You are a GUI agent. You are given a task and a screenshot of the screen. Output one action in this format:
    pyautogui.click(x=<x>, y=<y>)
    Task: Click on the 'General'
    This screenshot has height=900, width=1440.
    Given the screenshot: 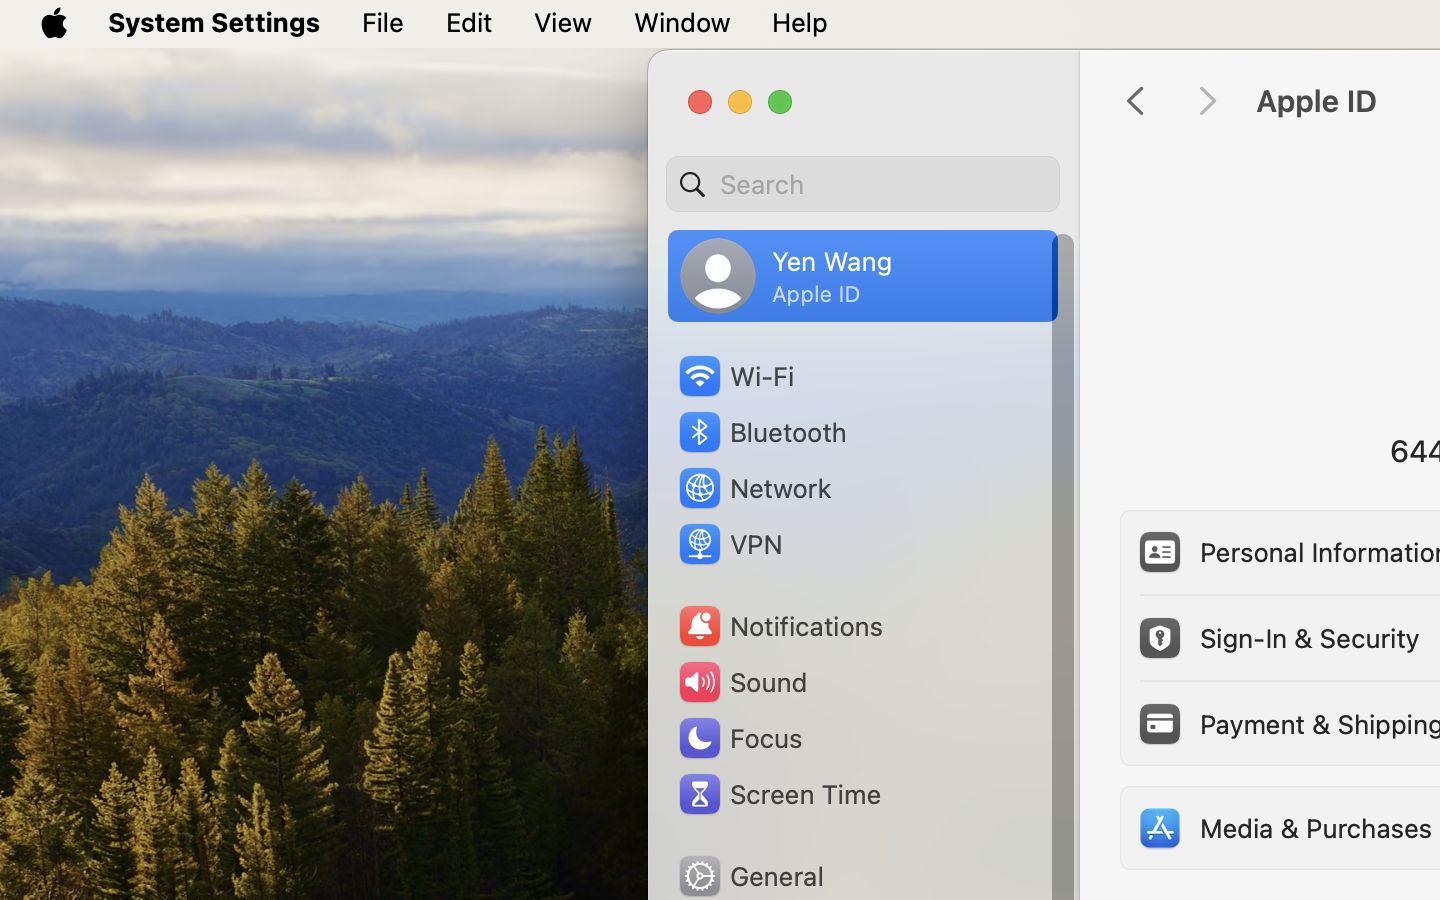 What is the action you would take?
    pyautogui.click(x=748, y=875)
    